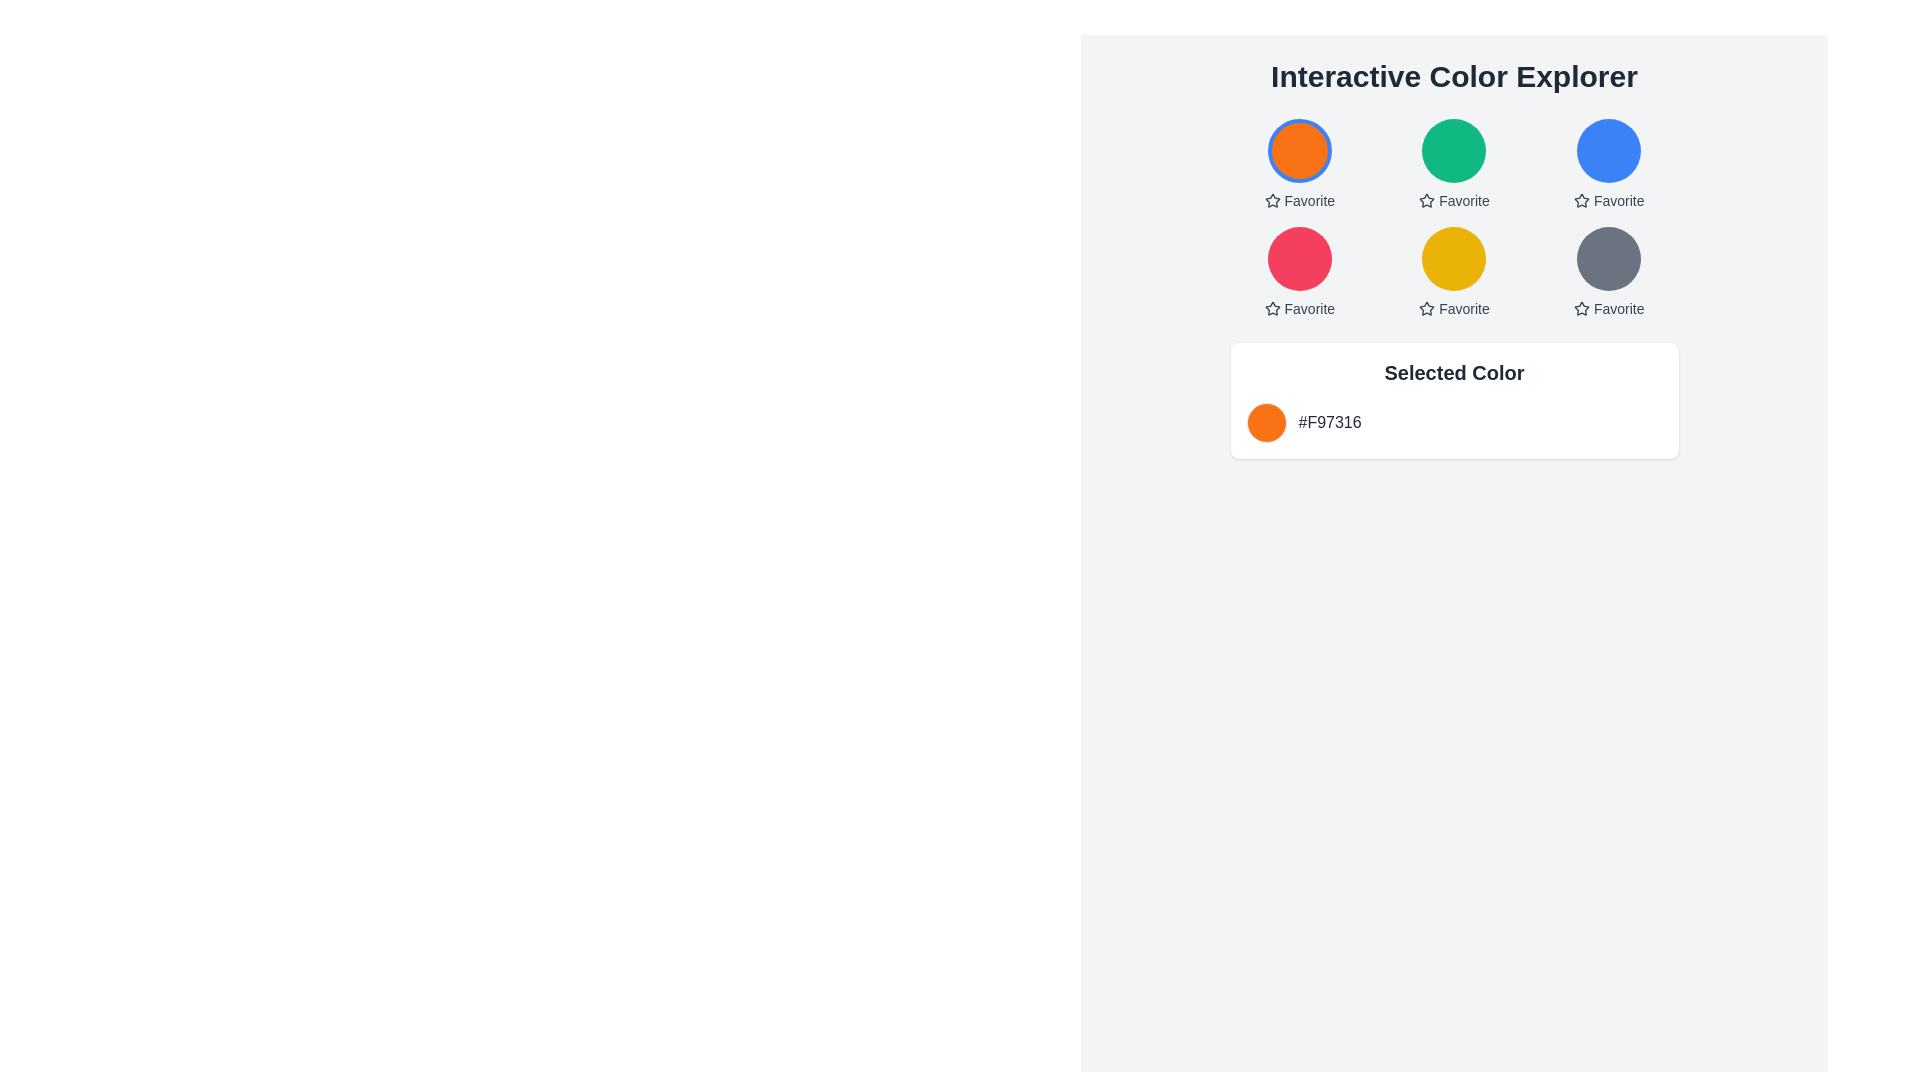 The height and width of the screenshot is (1080, 1920). Describe the element at coordinates (1580, 200) in the screenshot. I see `the star icon in the top-right corner of the grid under 'Interactive Color Explorer' that marks the corresponding color as a favorite` at that location.